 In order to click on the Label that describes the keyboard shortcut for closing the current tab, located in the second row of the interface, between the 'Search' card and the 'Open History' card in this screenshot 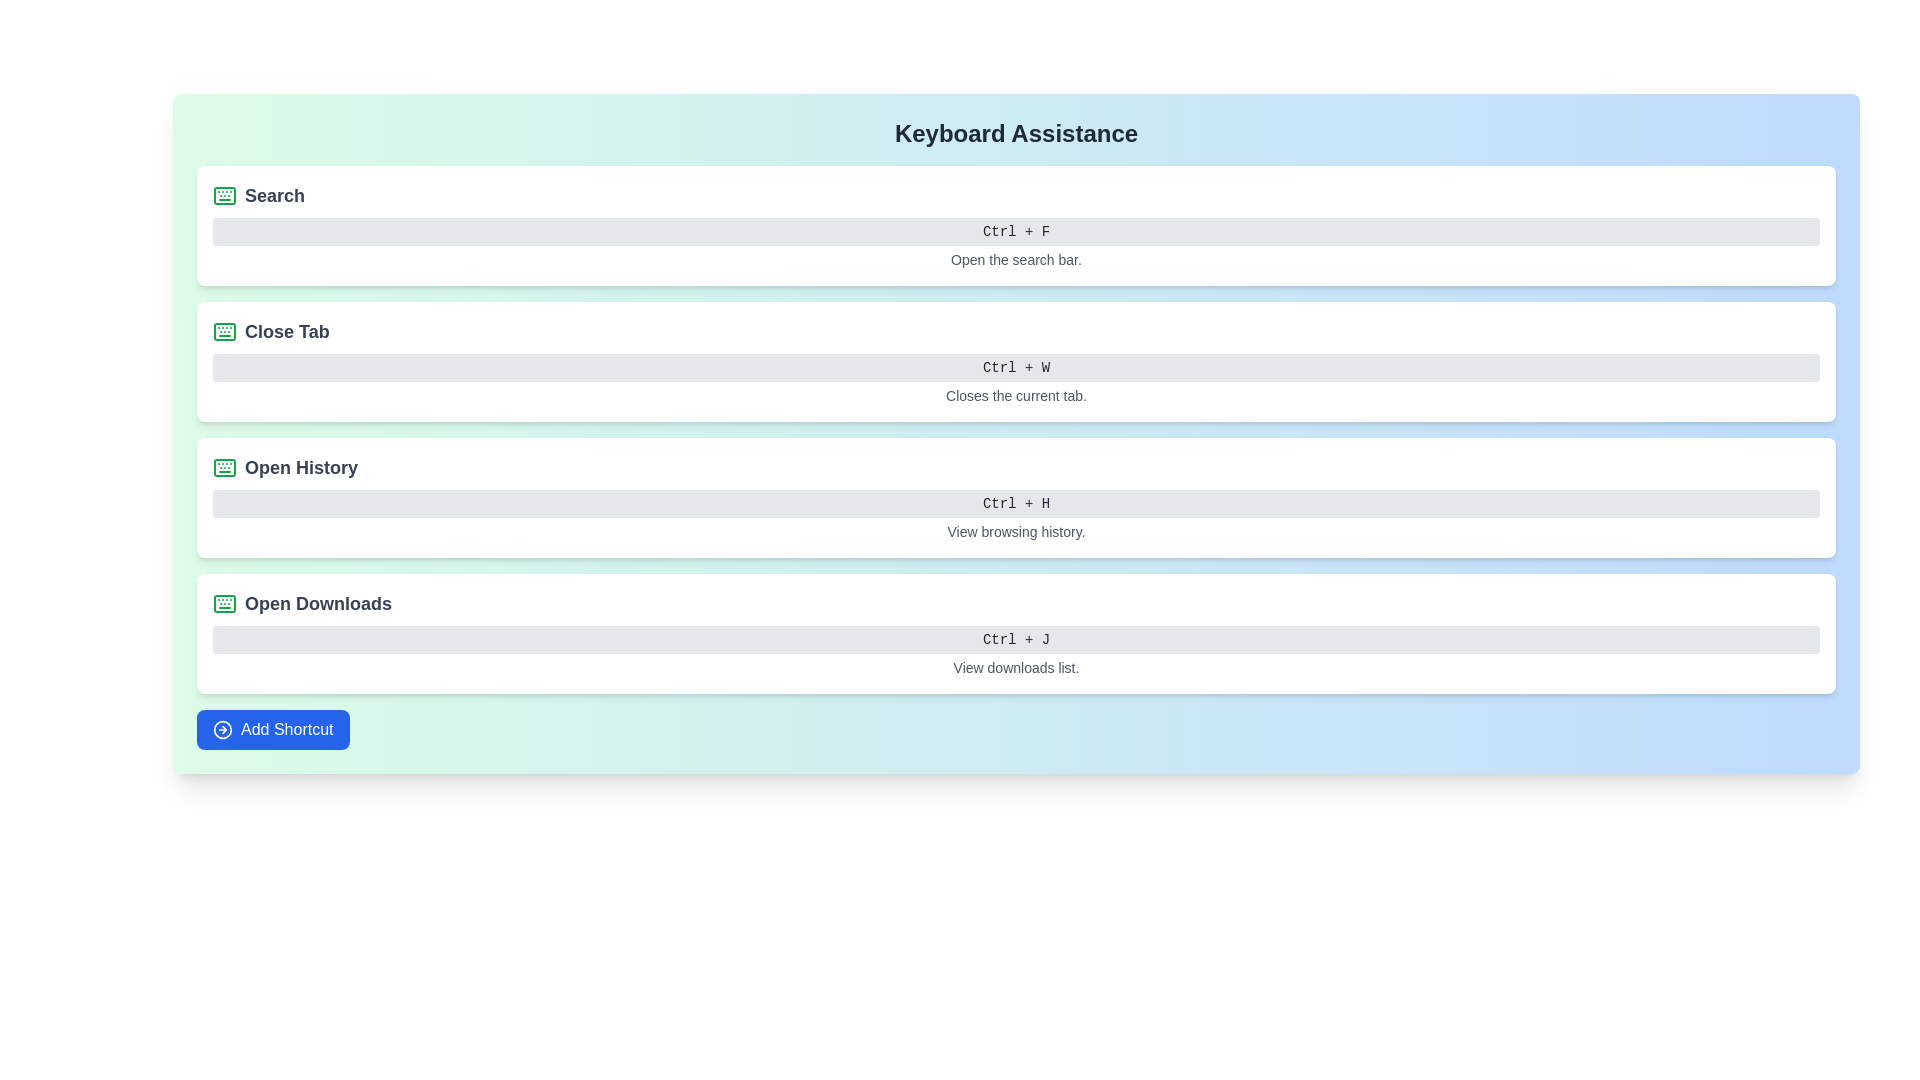, I will do `click(286, 330)`.